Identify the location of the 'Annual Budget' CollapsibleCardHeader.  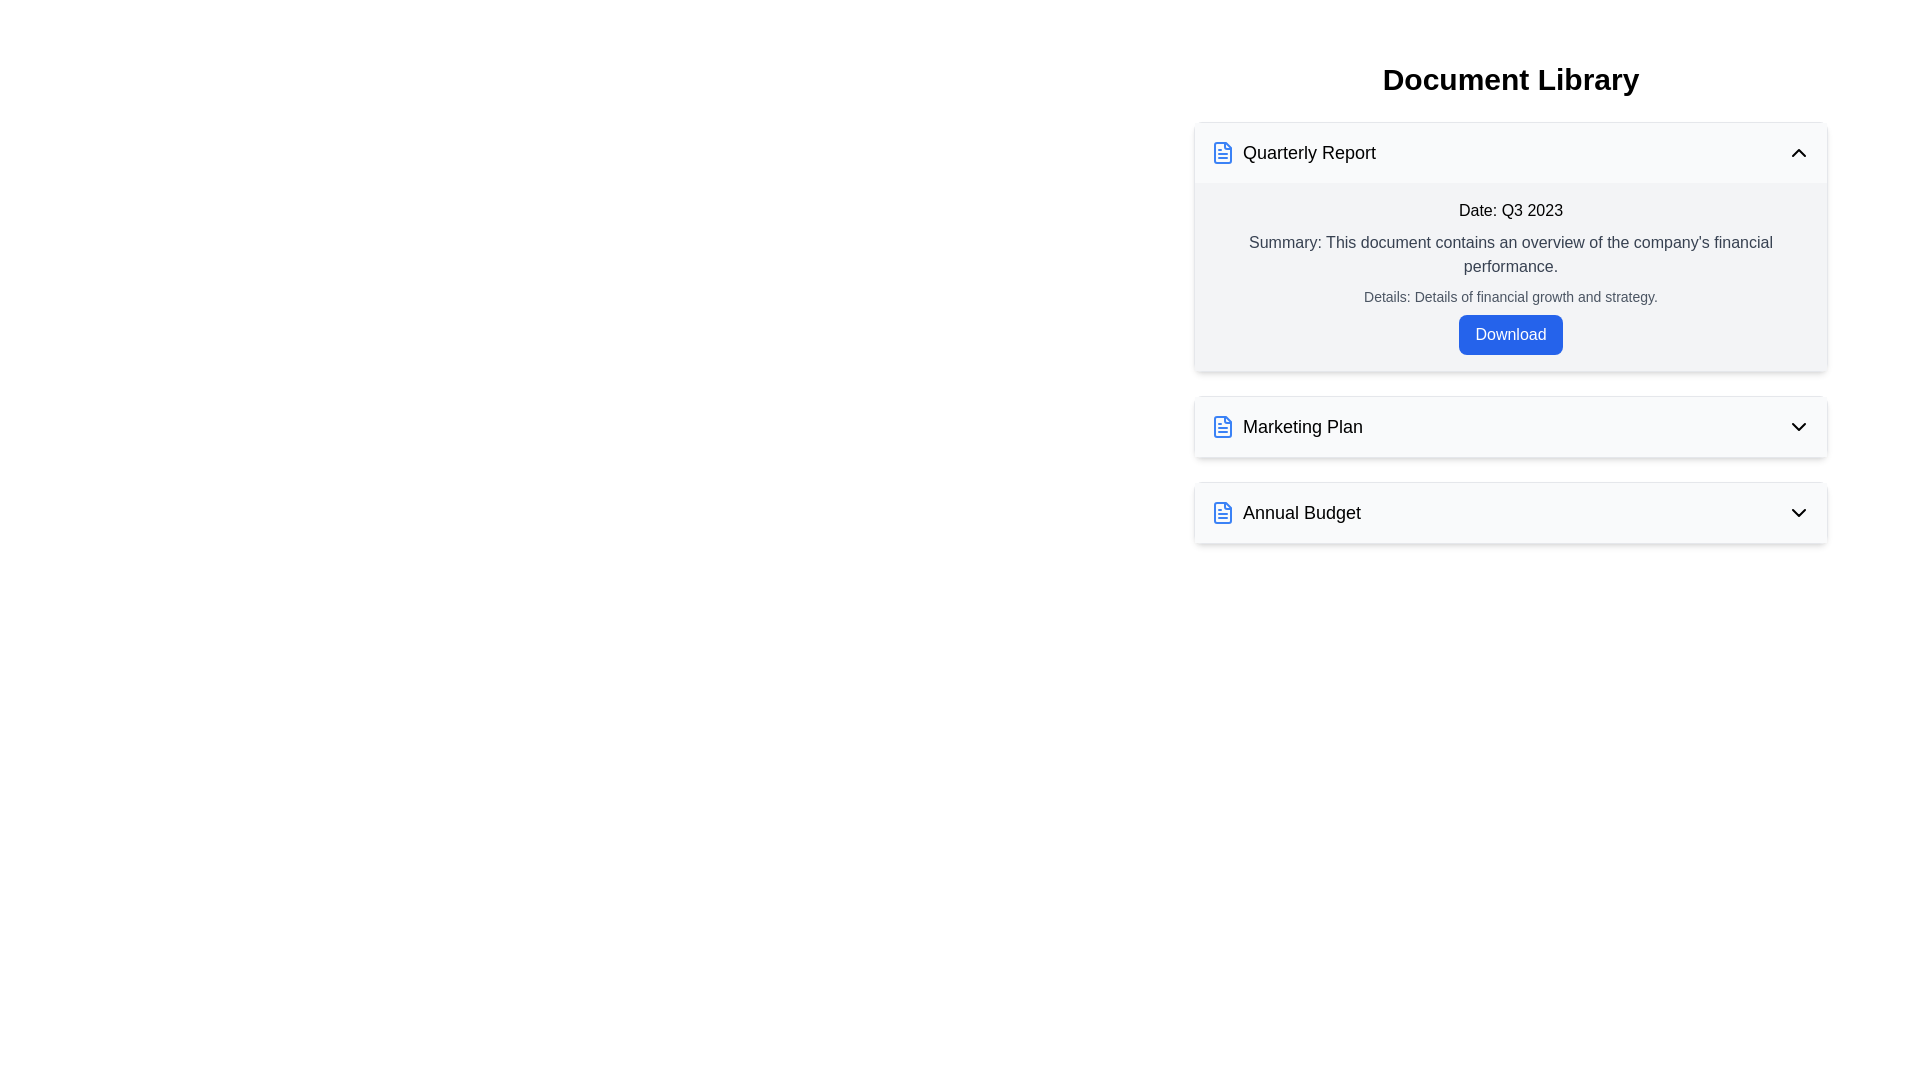
(1511, 512).